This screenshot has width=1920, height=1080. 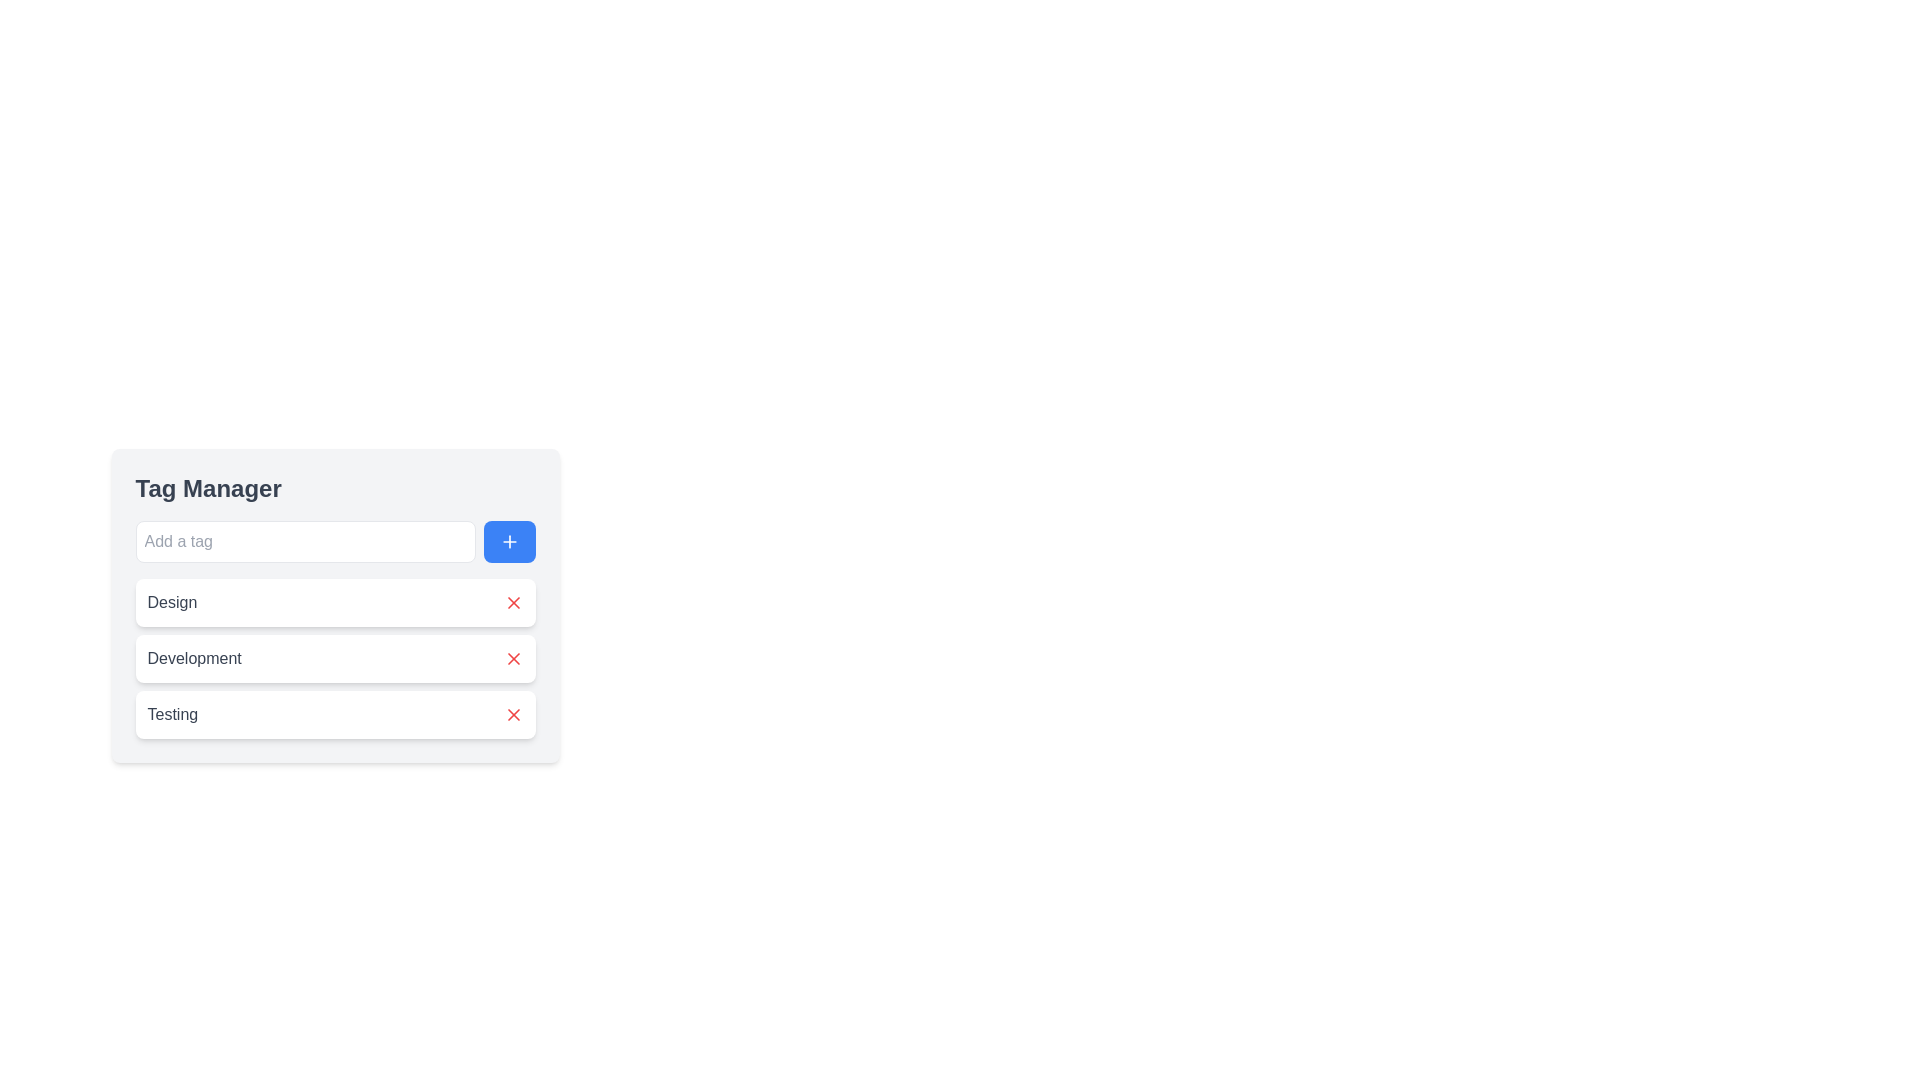 I want to click on the 'Development' text label, which is a medium-weight, gray font header text positioned within a card beneath the 'Design' label and above the 'Testing' label, so click(x=194, y=659).